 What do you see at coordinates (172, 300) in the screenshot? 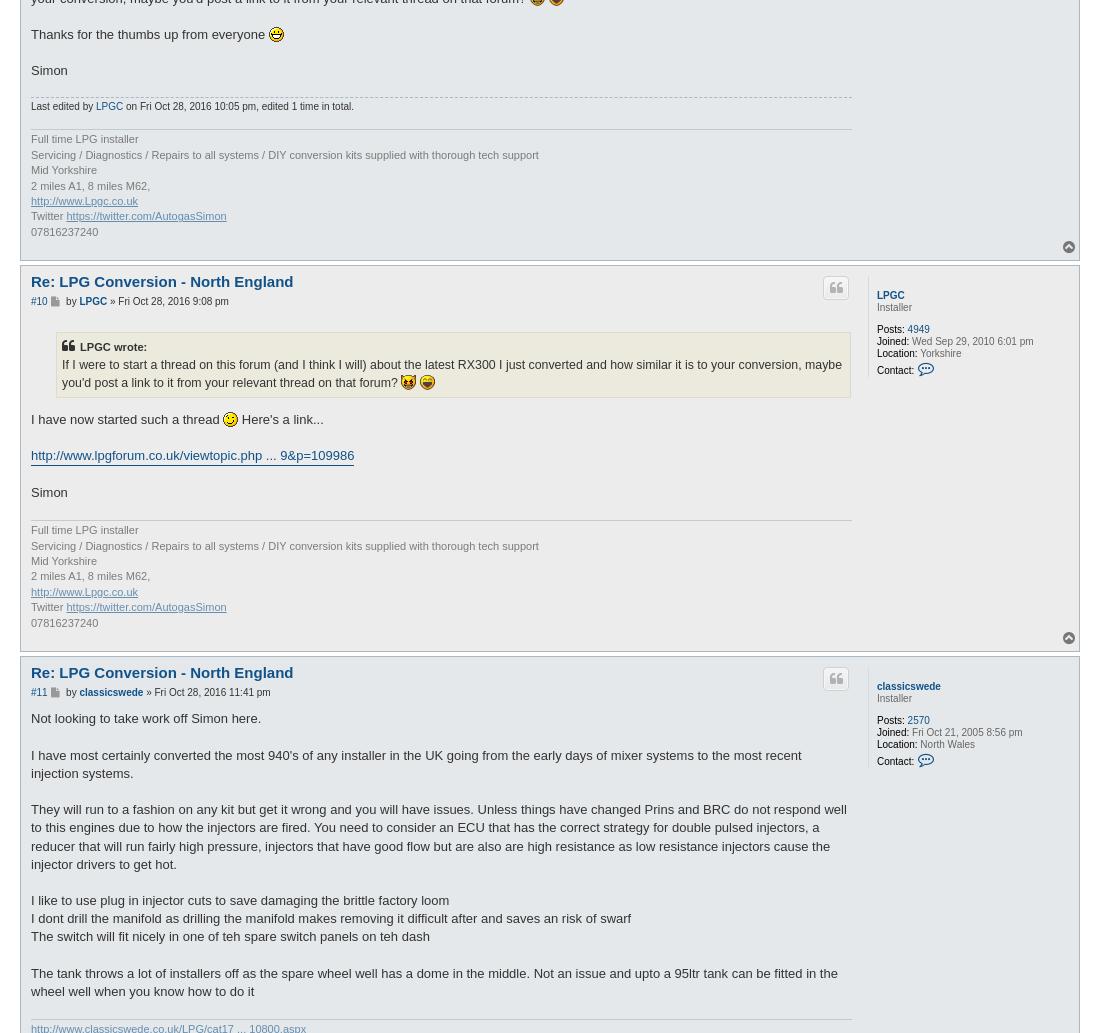
I see `'Fri Oct 28, 2016 9:08 pm'` at bounding box center [172, 300].